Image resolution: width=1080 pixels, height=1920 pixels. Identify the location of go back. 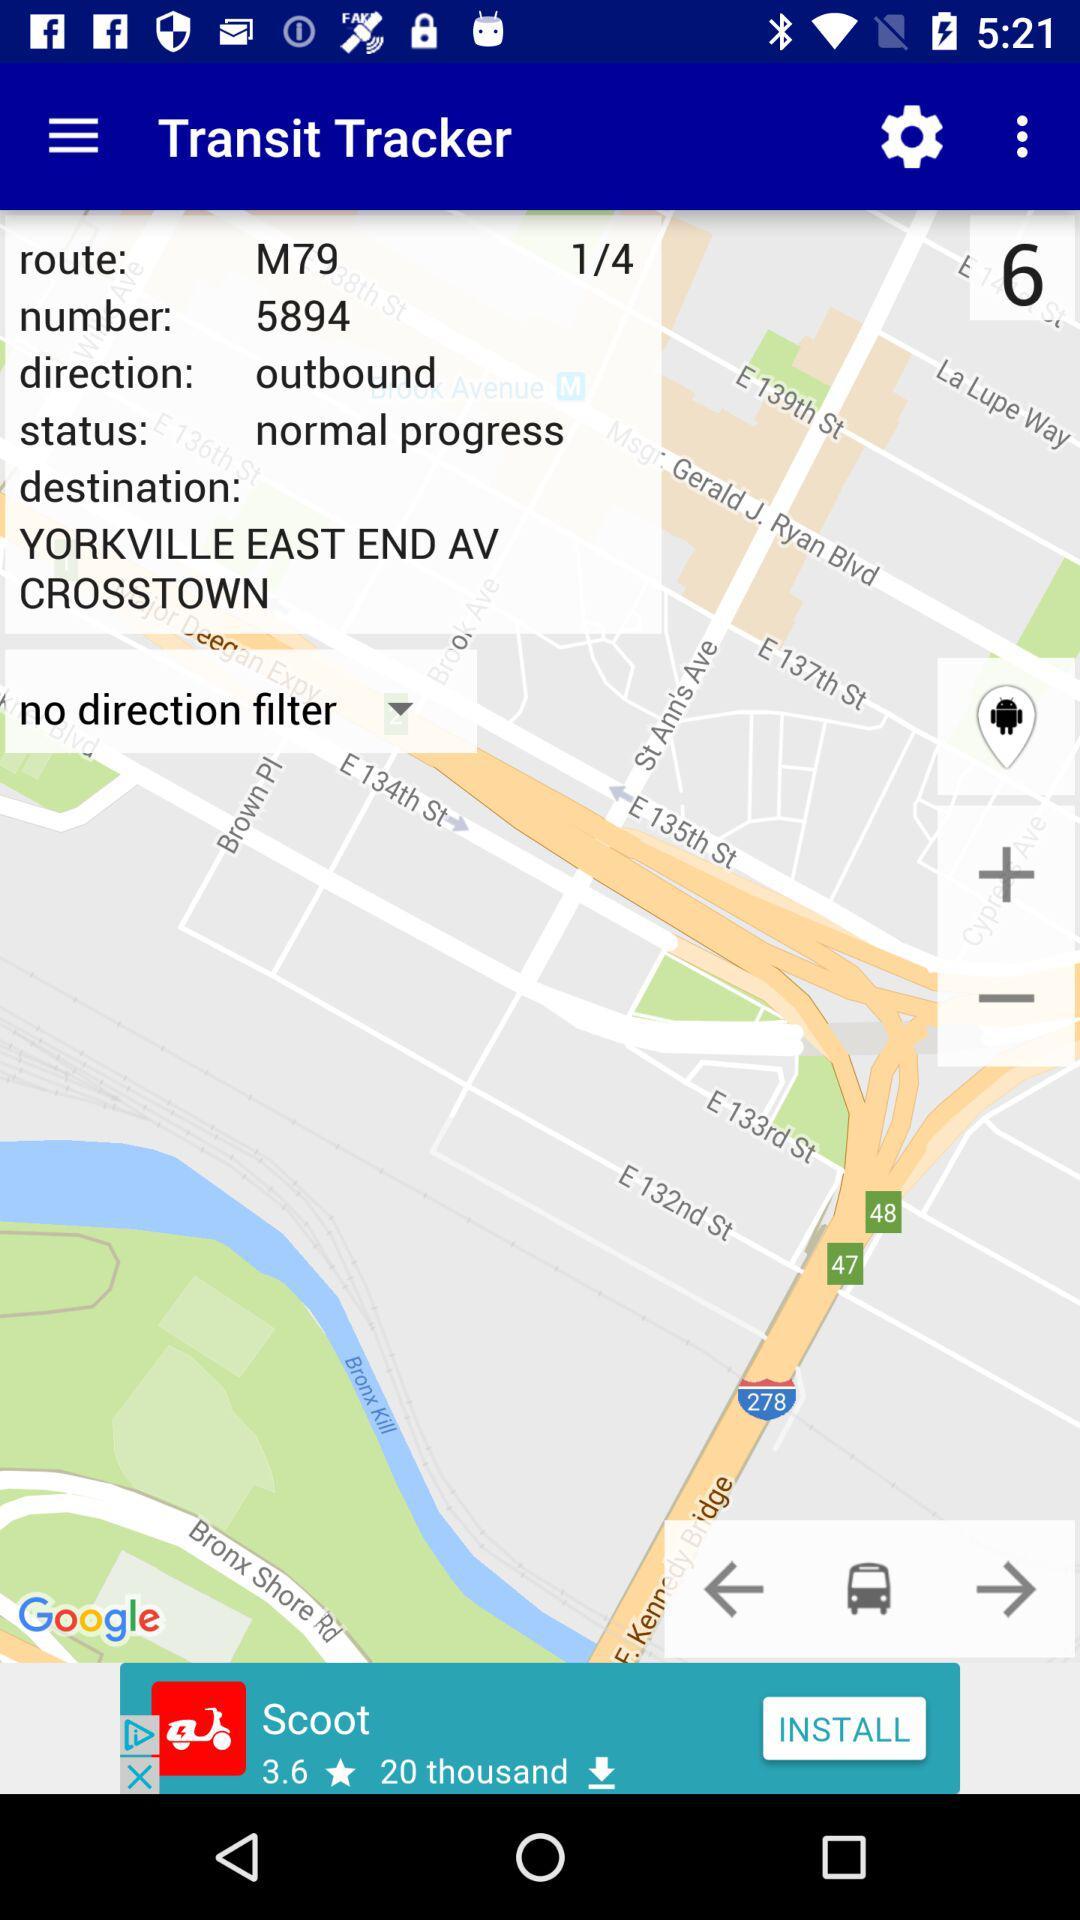
(733, 1587).